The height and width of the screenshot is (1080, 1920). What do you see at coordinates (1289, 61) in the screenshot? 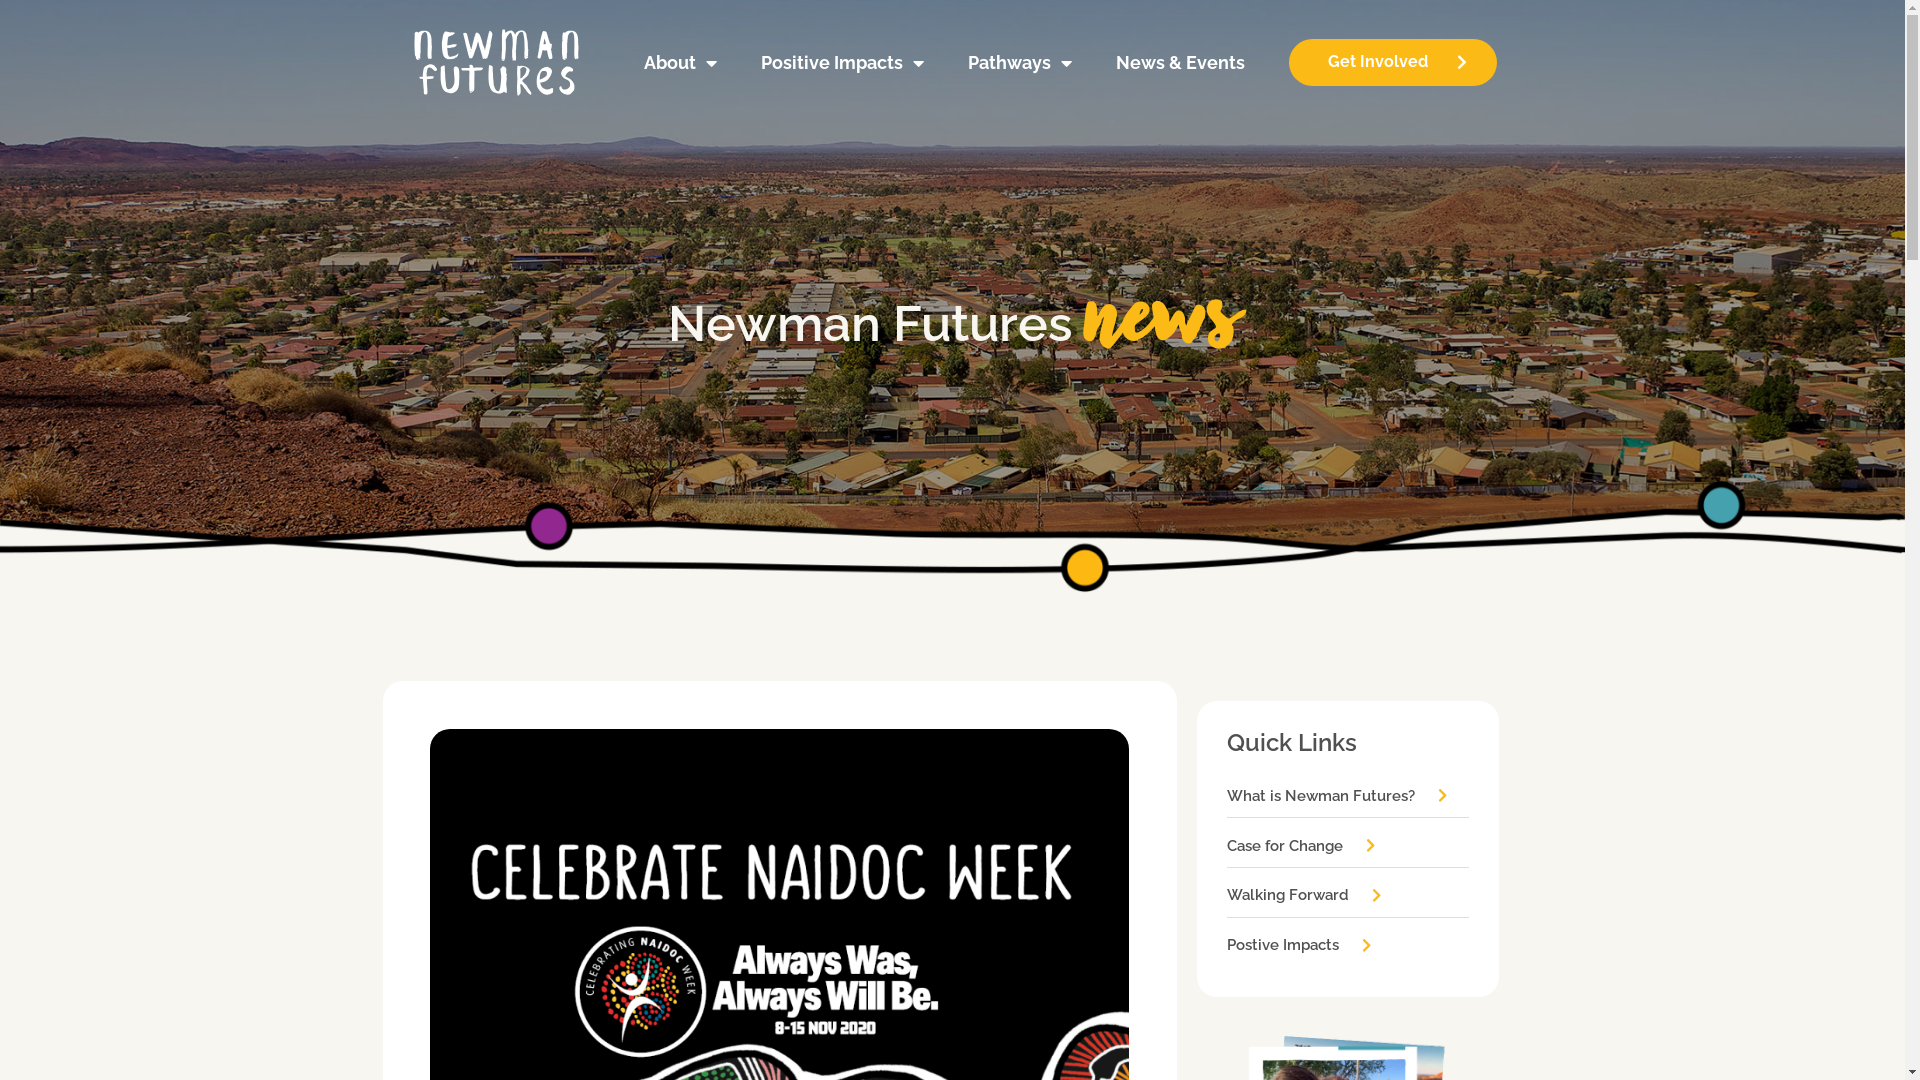
I see `'Get Involved'` at bounding box center [1289, 61].